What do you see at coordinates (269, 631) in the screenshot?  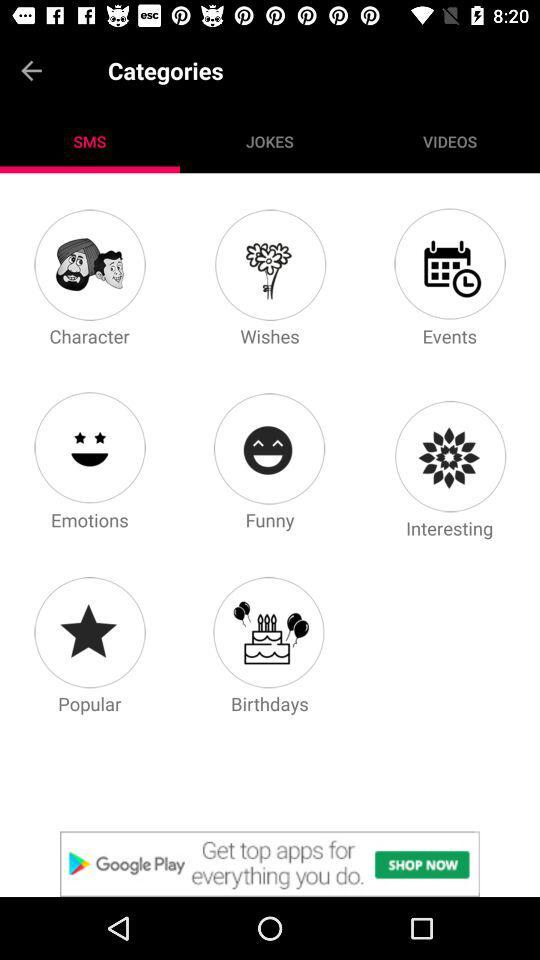 I see `happy birthday icon` at bounding box center [269, 631].